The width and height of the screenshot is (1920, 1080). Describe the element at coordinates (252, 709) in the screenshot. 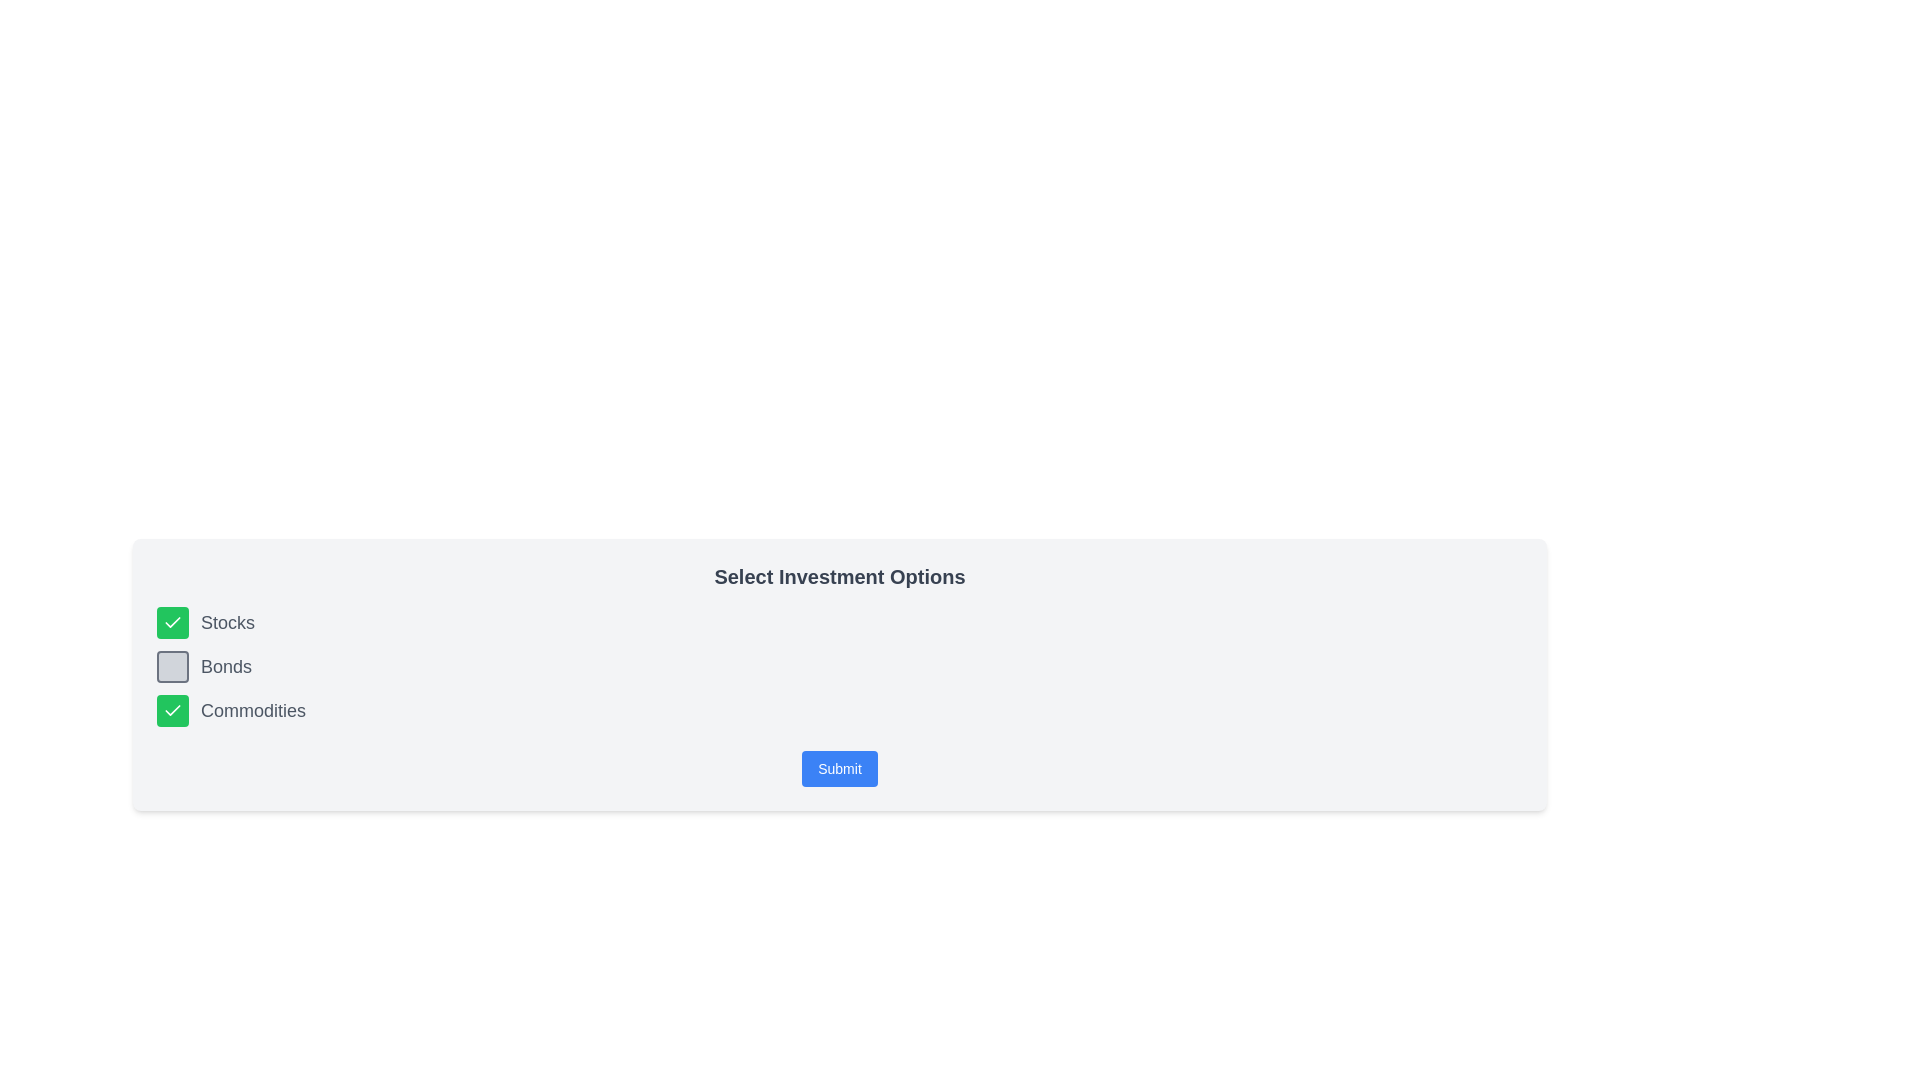

I see `the static text label displaying 'Commodities'` at that location.